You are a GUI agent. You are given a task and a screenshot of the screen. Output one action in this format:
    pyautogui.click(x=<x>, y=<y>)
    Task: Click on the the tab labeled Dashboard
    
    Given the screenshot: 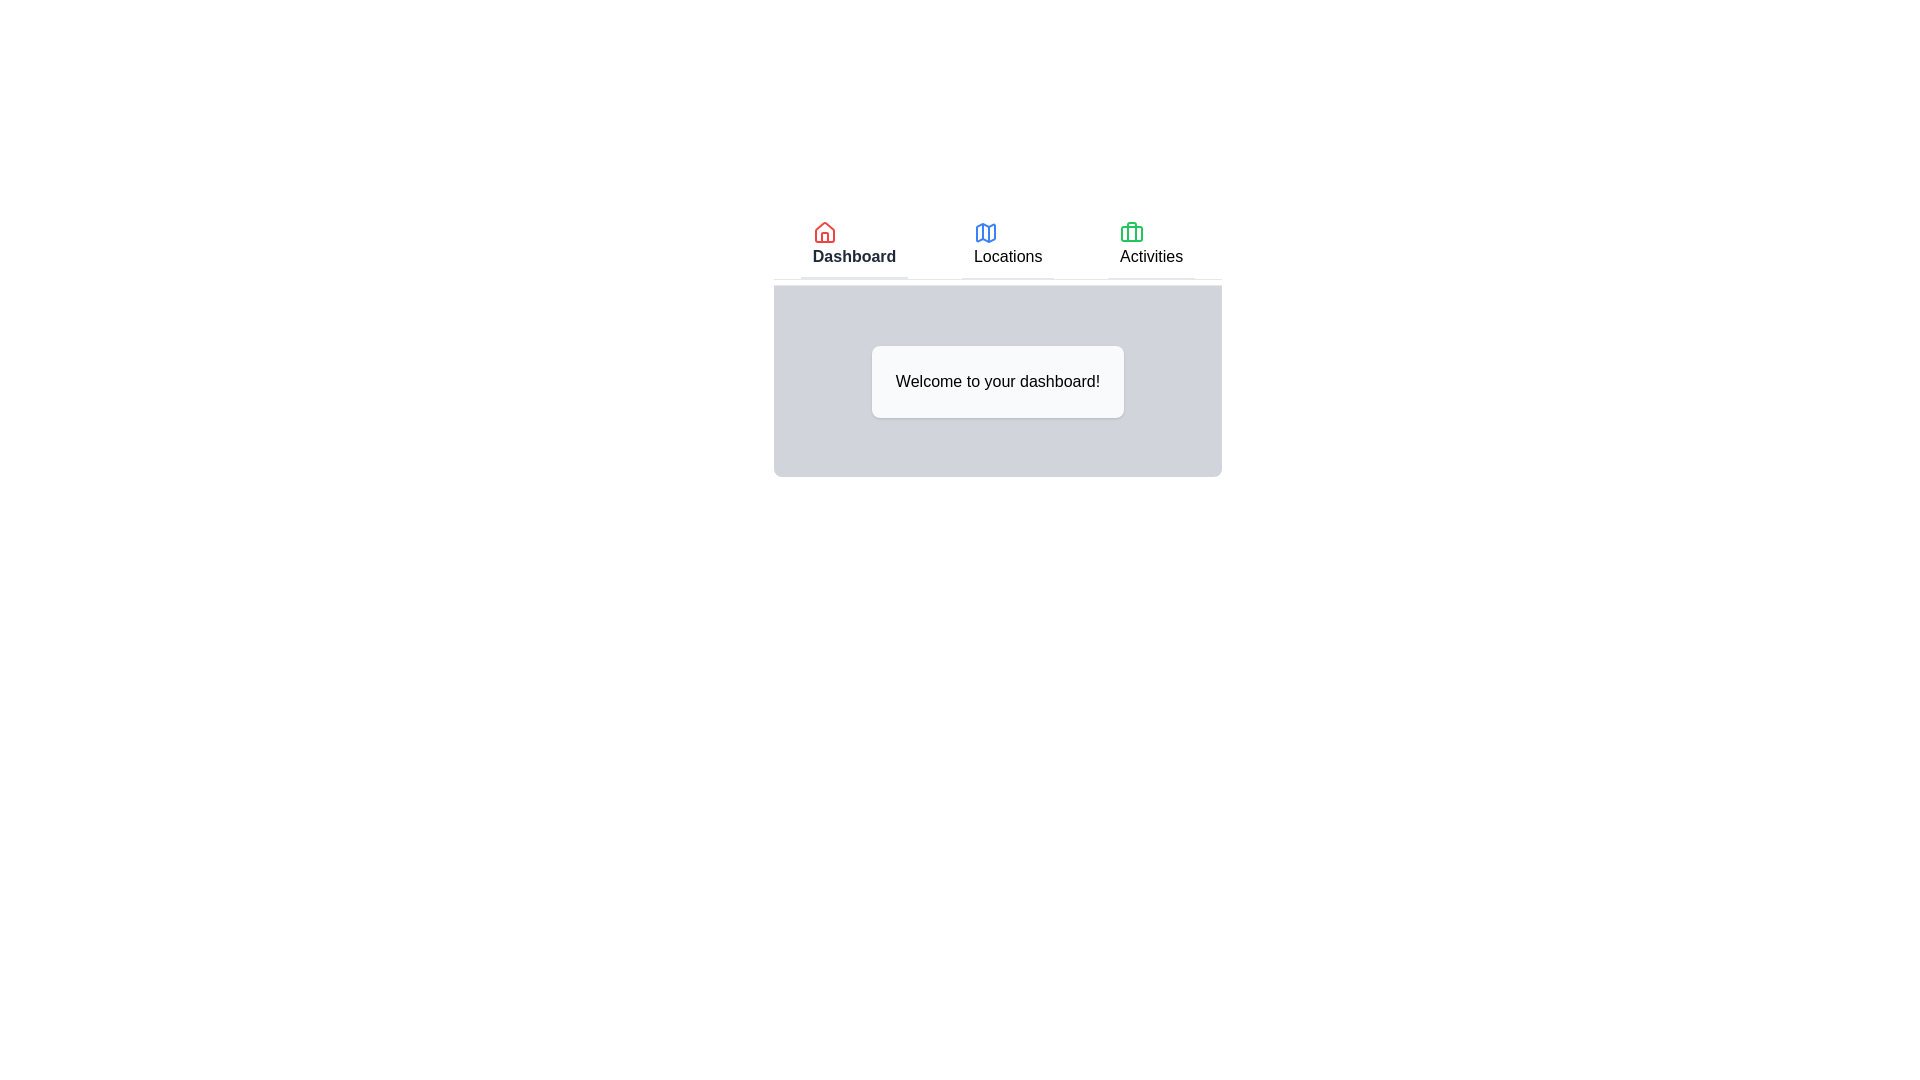 What is the action you would take?
    pyautogui.click(x=854, y=245)
    